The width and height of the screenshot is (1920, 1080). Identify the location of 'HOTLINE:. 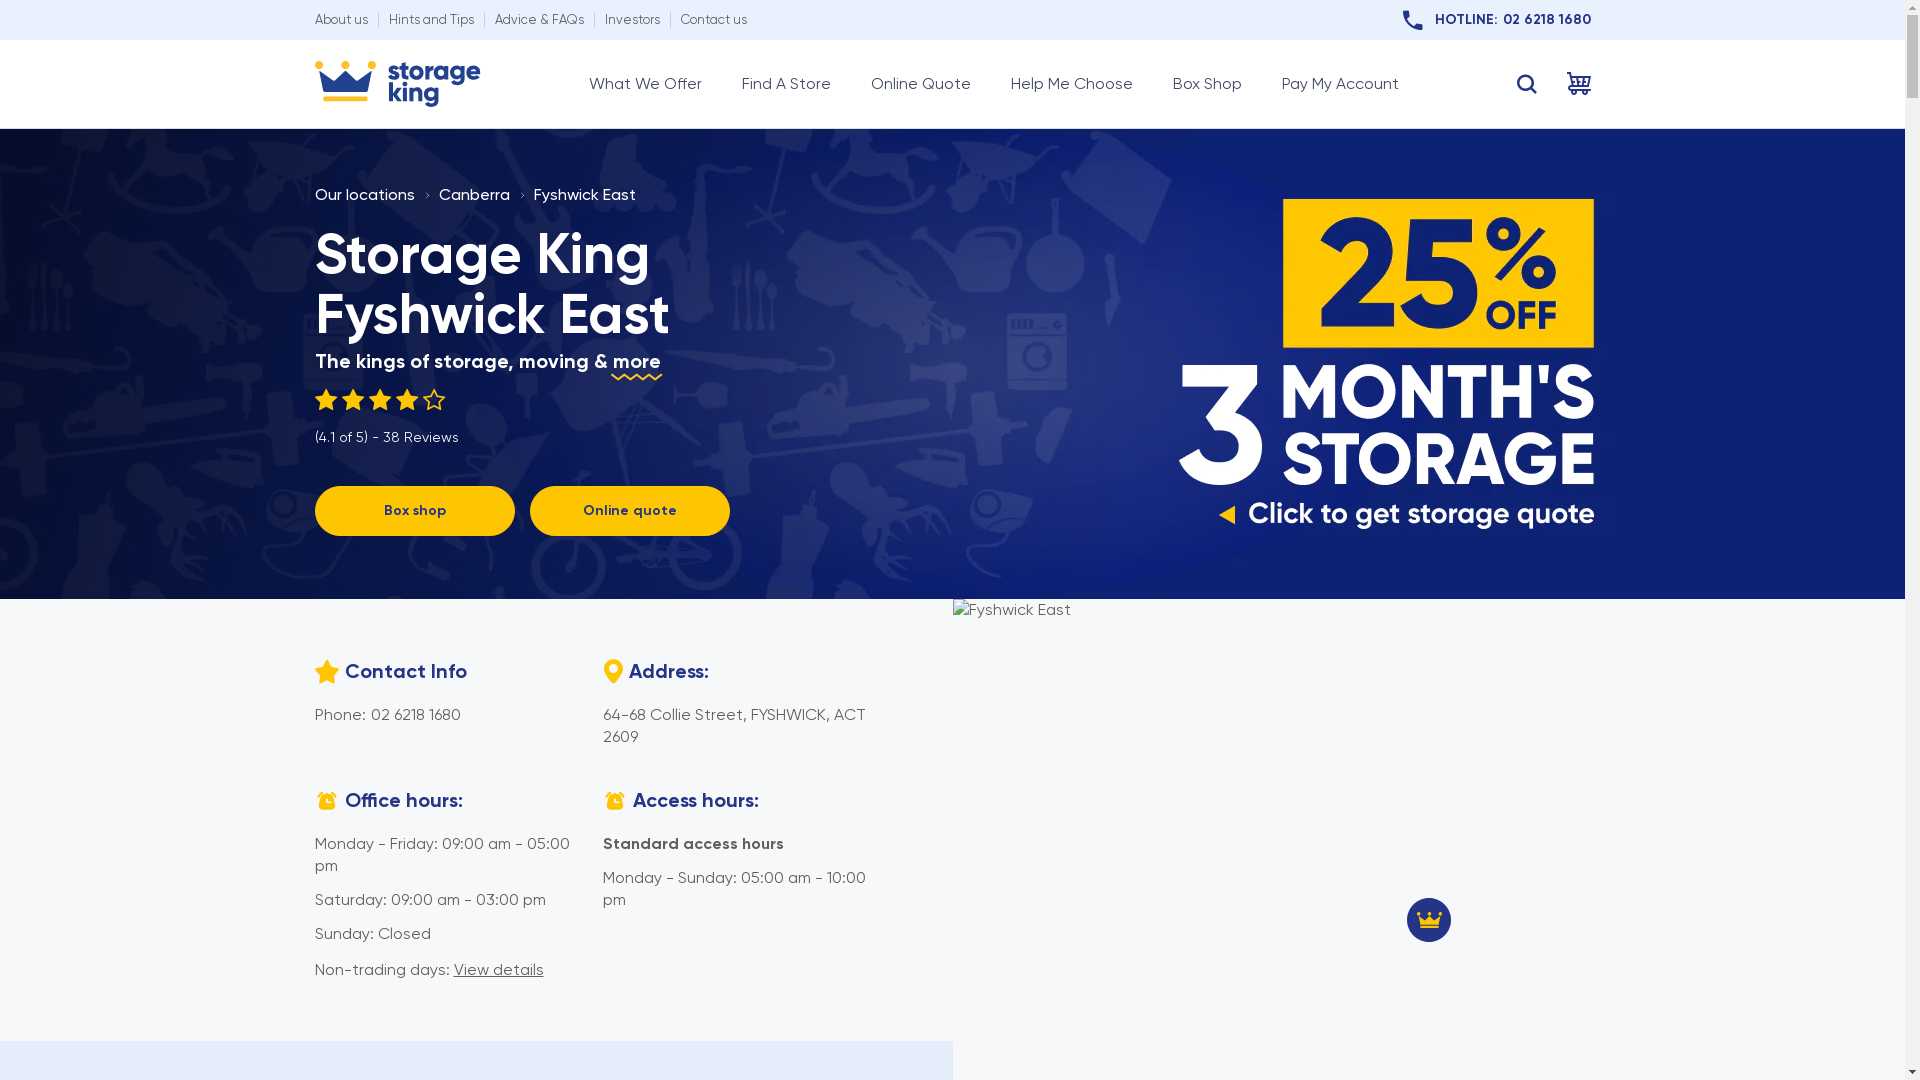
(1496, 19).